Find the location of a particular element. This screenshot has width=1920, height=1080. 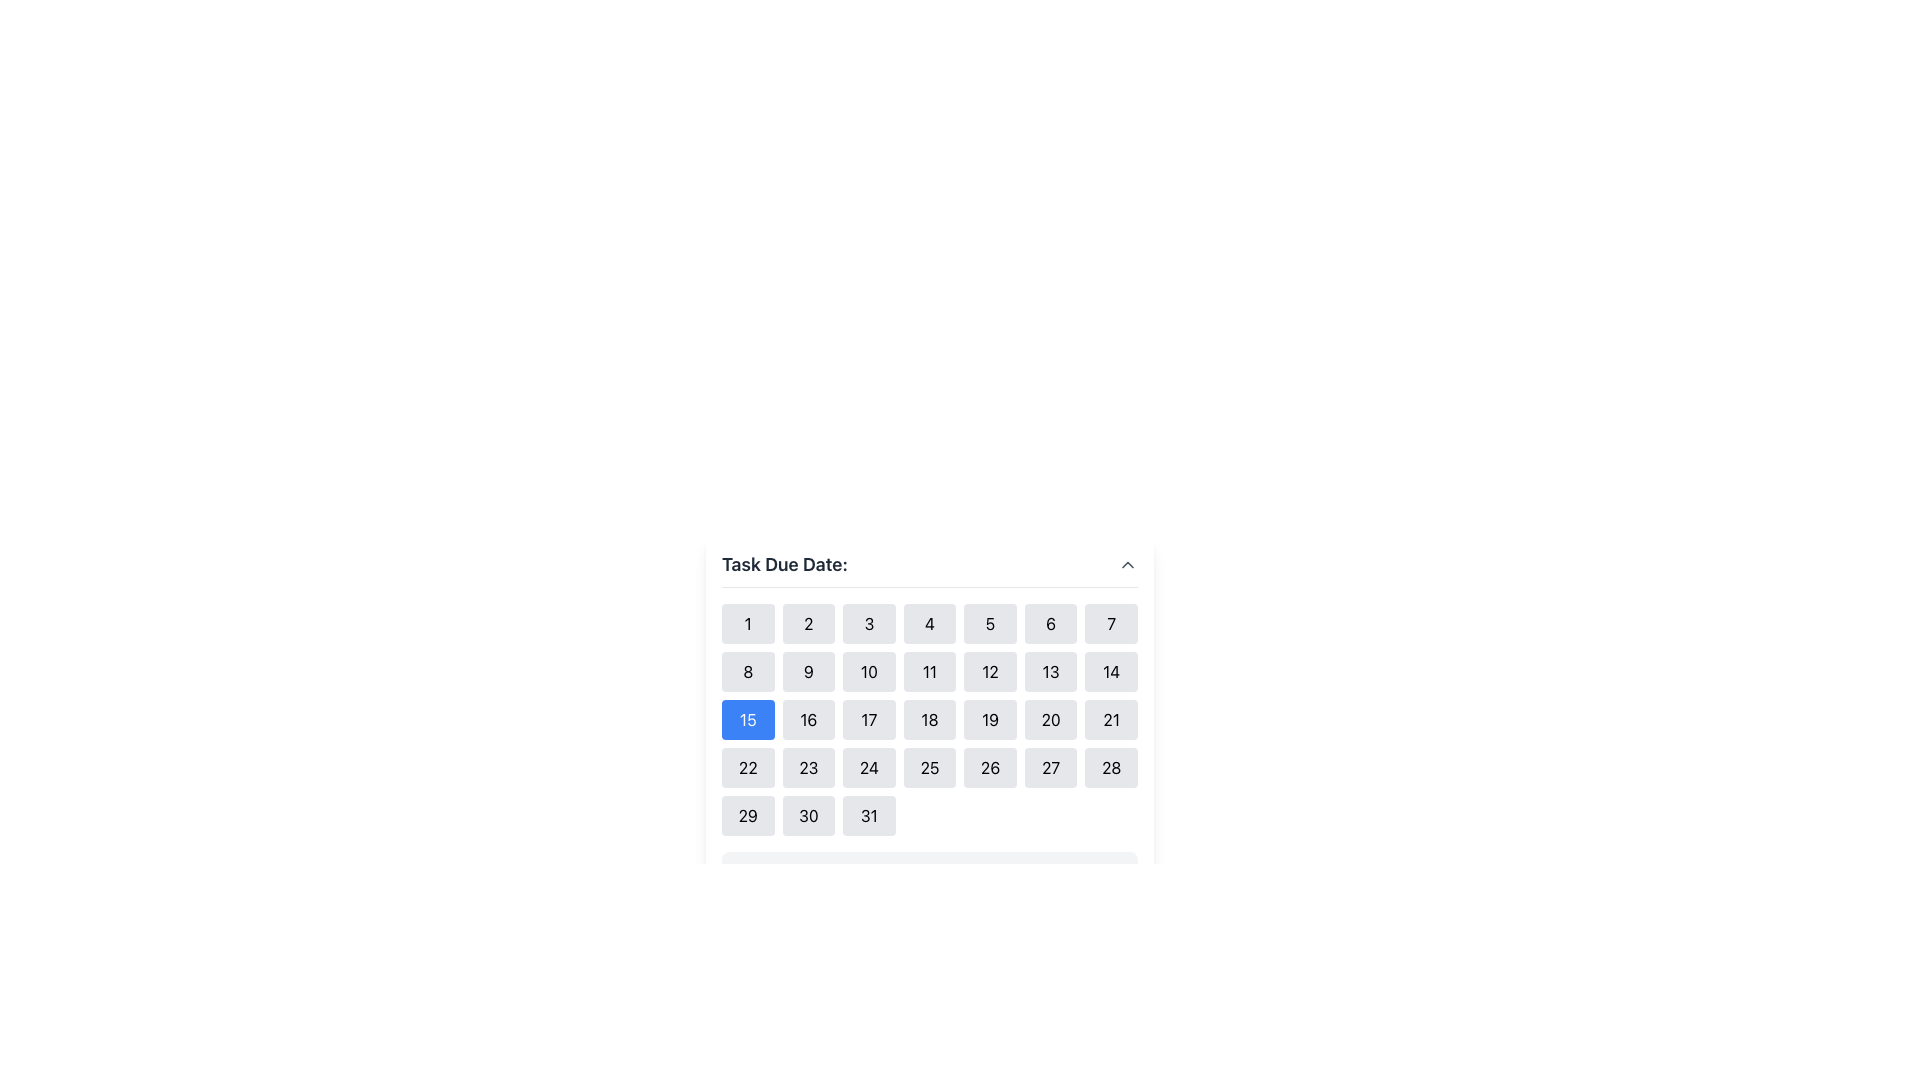

interaction on the Calendar component to highlight the current date selection is located at coordinates (1095, 686).